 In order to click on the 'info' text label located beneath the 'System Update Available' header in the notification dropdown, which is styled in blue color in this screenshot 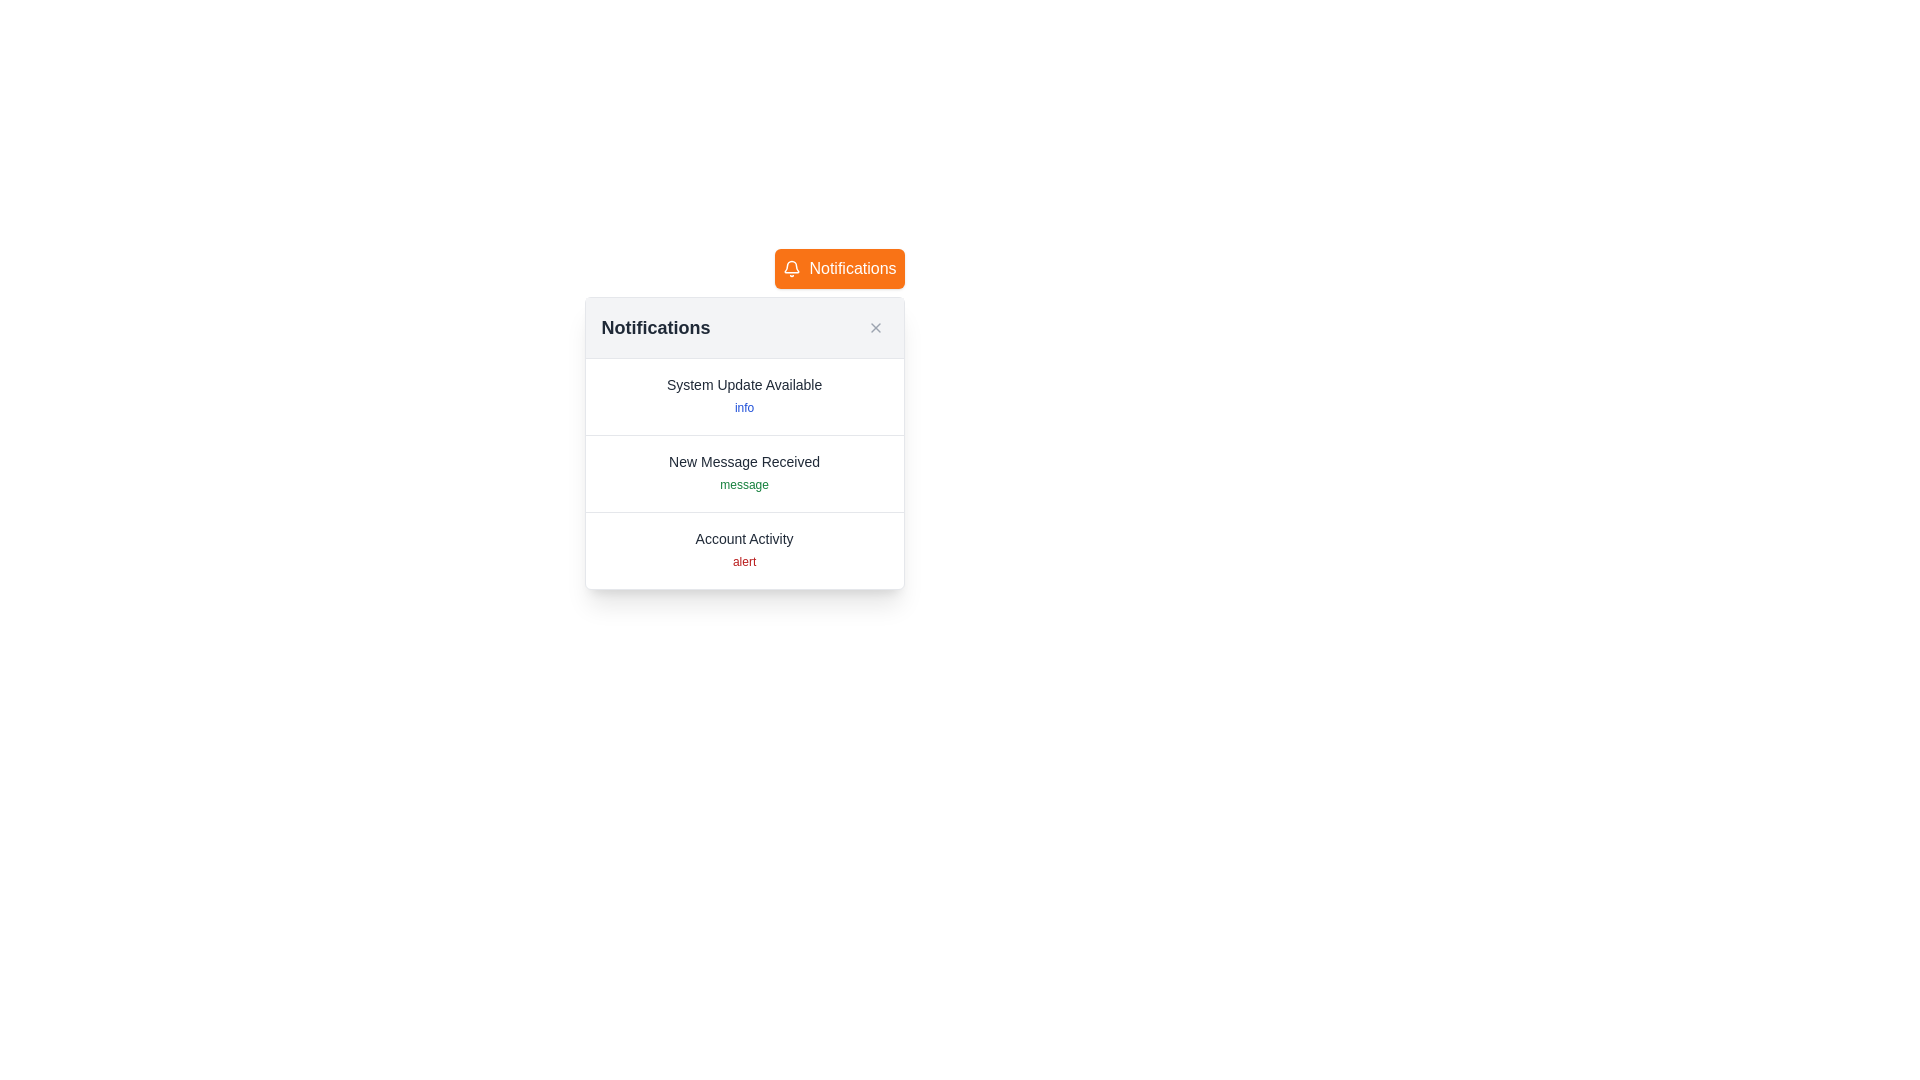, I will do `click(743, 407)`.